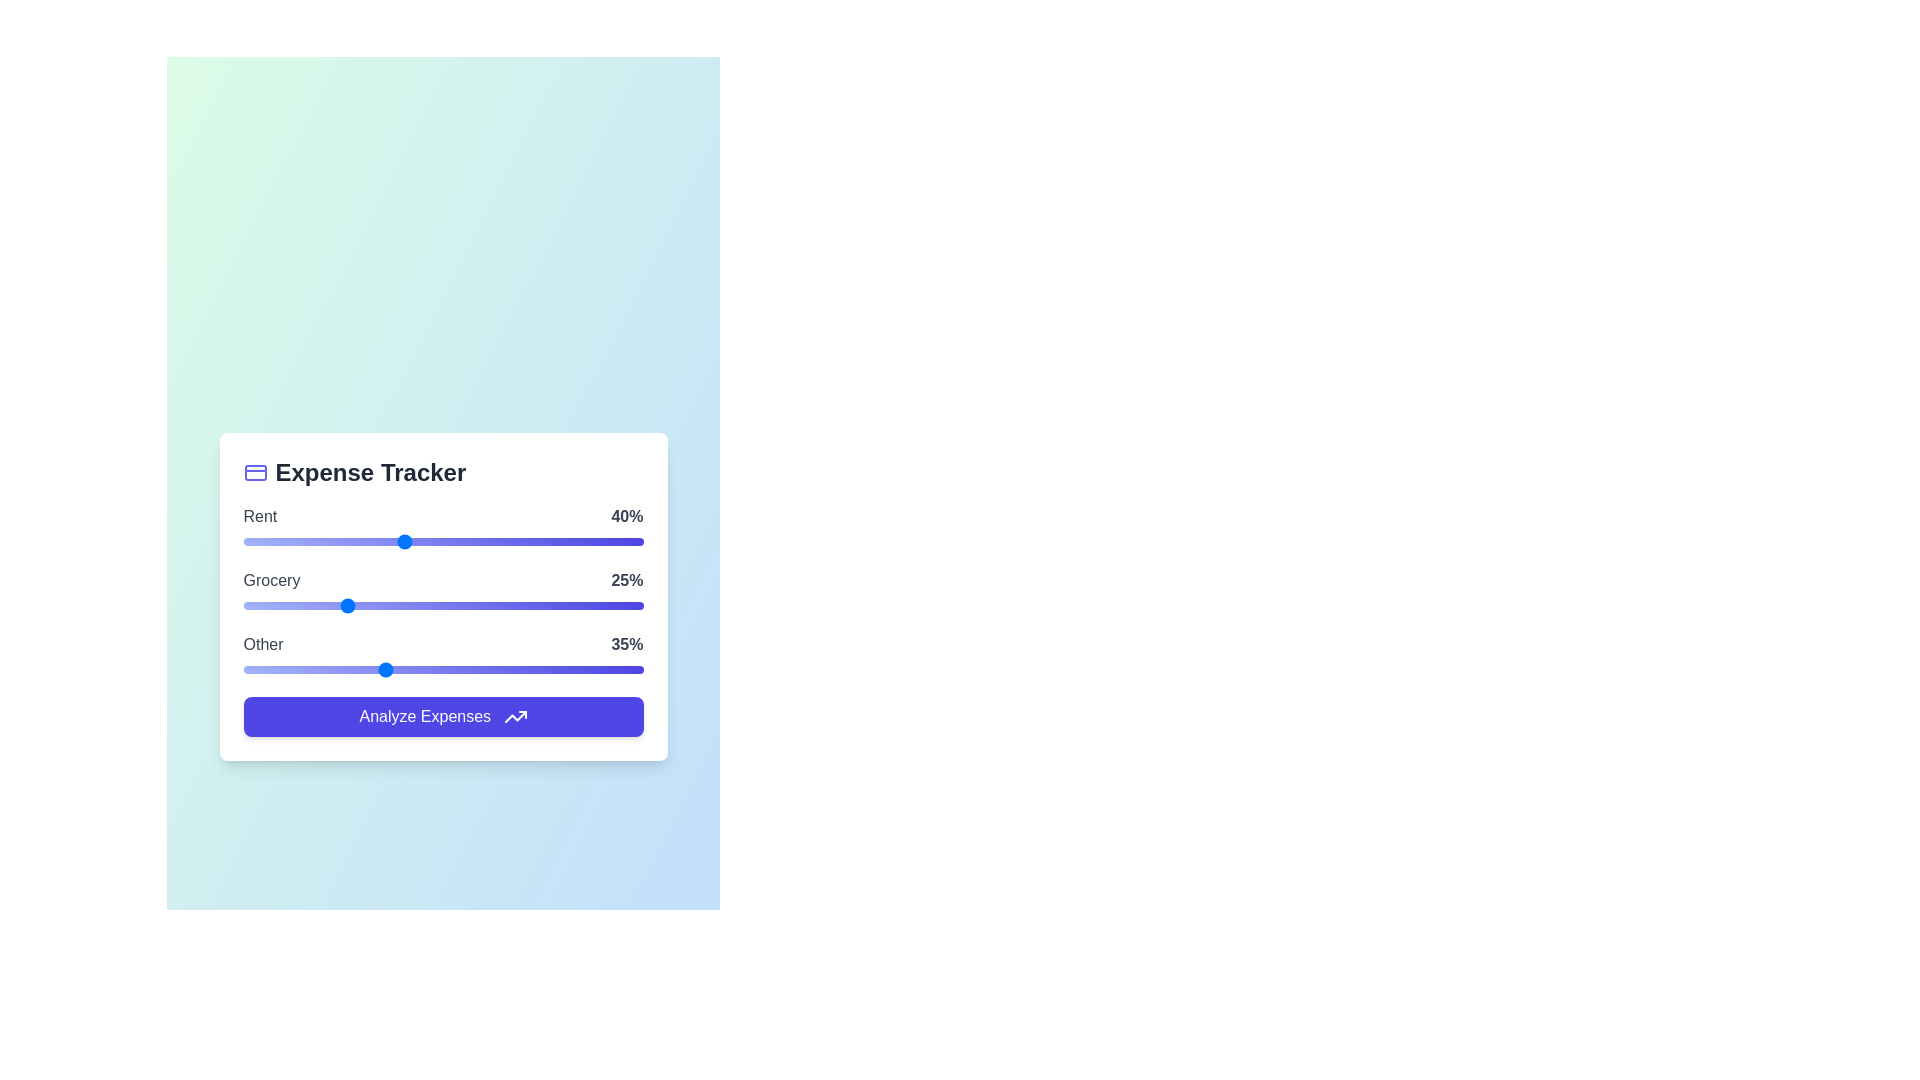 The width and height of the screenshot is (1920, 1080). What do you see at coordinates (438, 541) in the screenshot?
I see `the 'Rent' slider to 49%` at bounding box center [438, 541].